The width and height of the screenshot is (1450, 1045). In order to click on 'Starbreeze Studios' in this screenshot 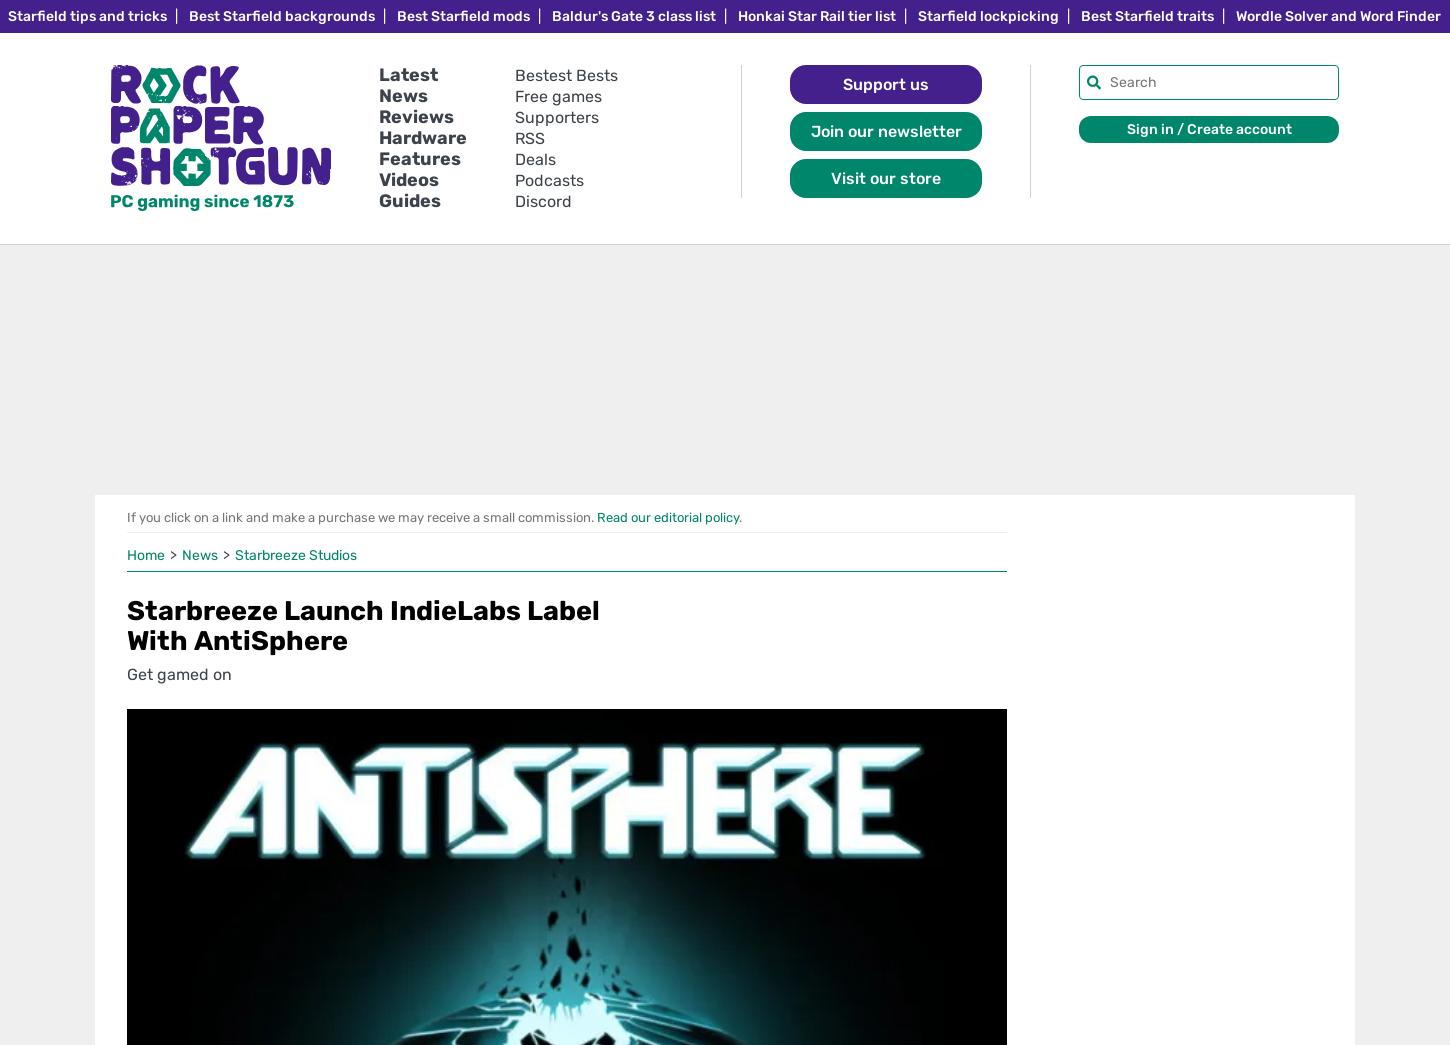, I will do `click(295, 555)`.